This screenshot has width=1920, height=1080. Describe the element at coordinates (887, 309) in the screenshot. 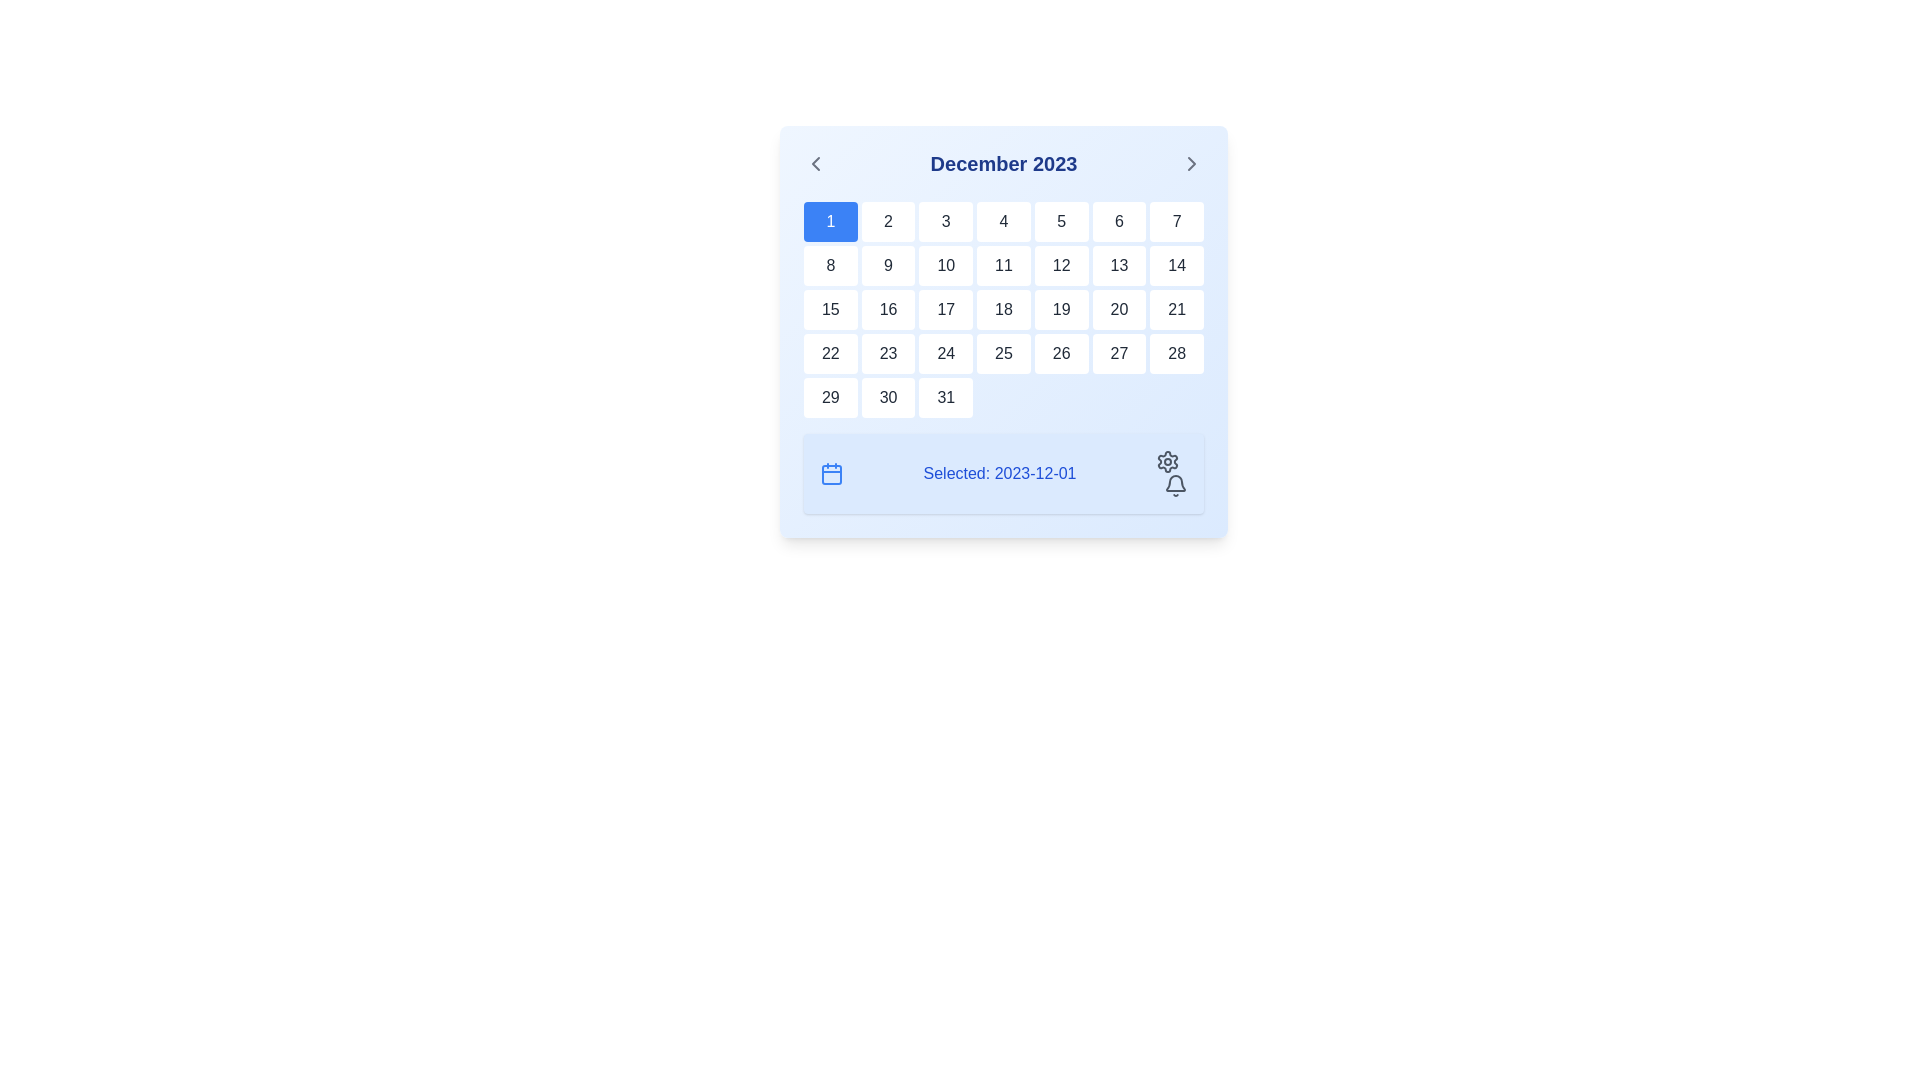

I see `the button representing the 16th day of the calendar` at that location.